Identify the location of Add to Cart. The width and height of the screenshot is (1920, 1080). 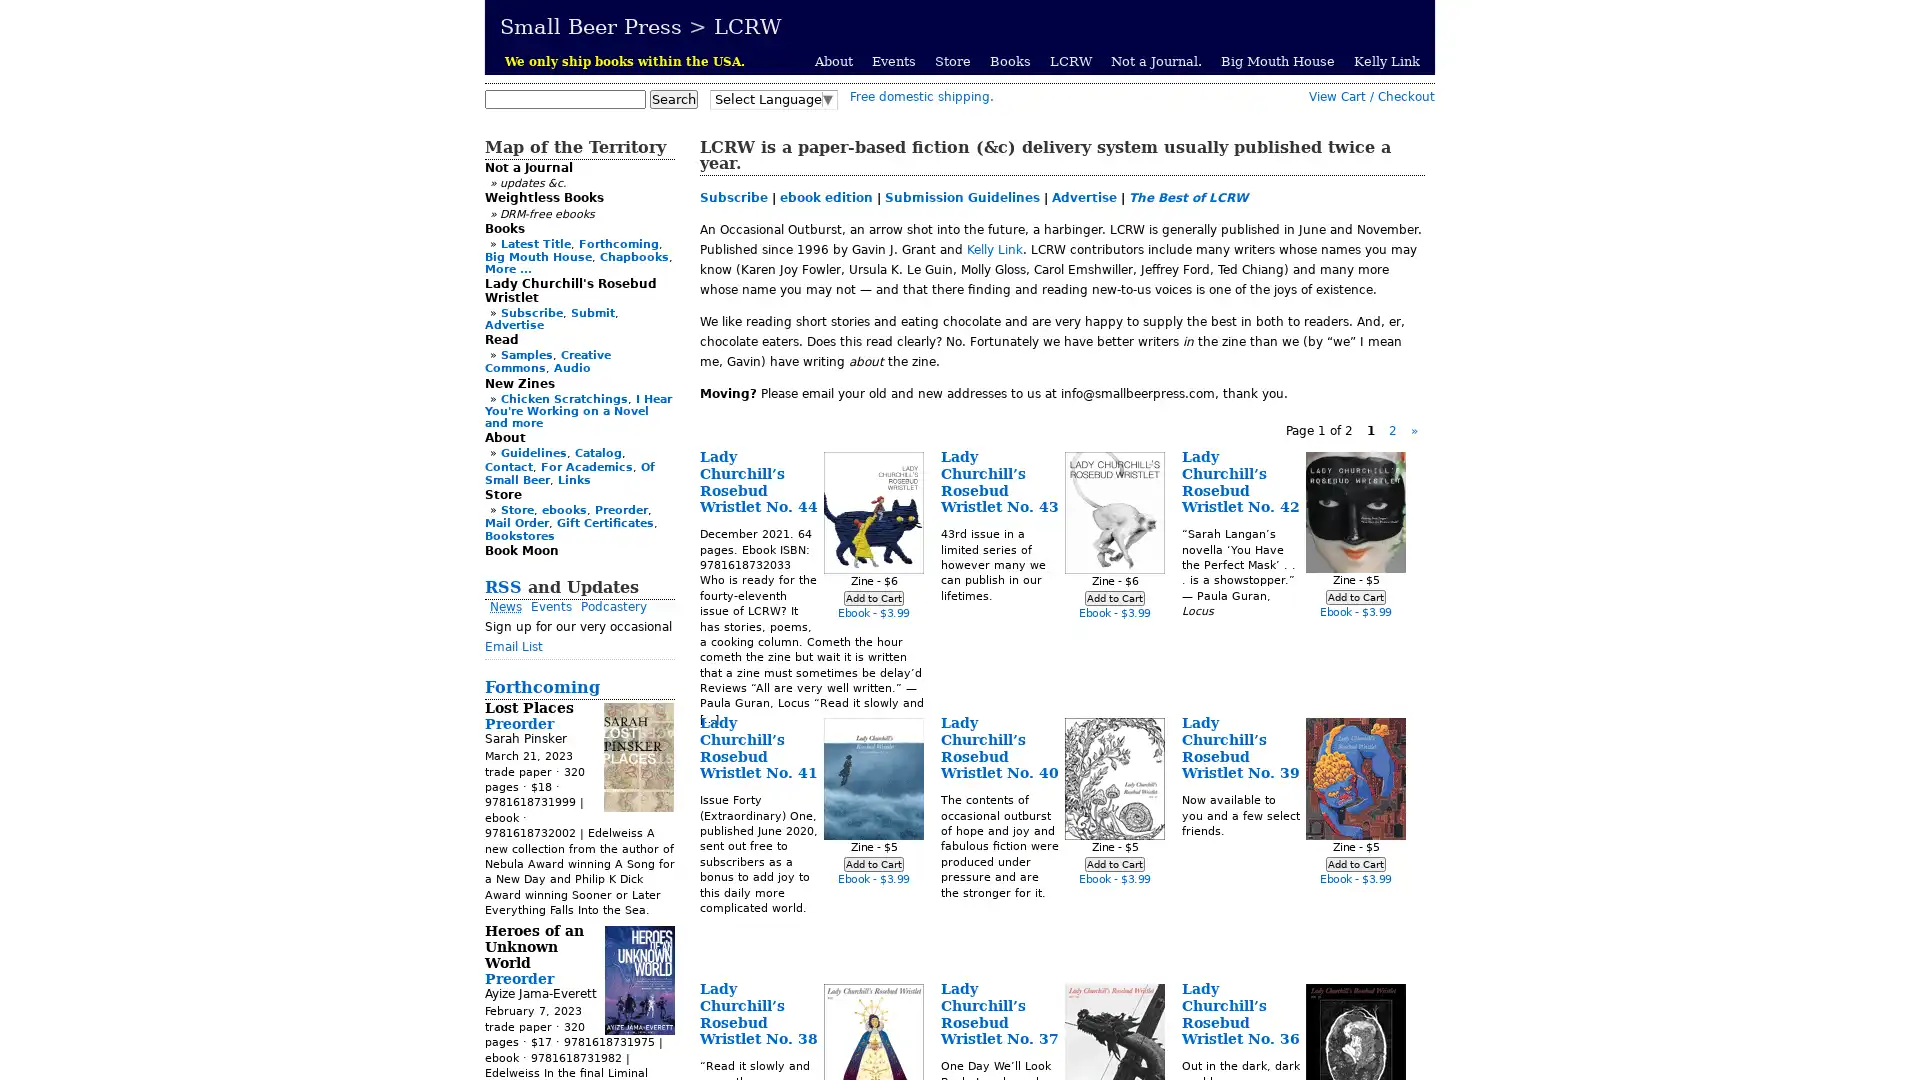
(1356, 596).